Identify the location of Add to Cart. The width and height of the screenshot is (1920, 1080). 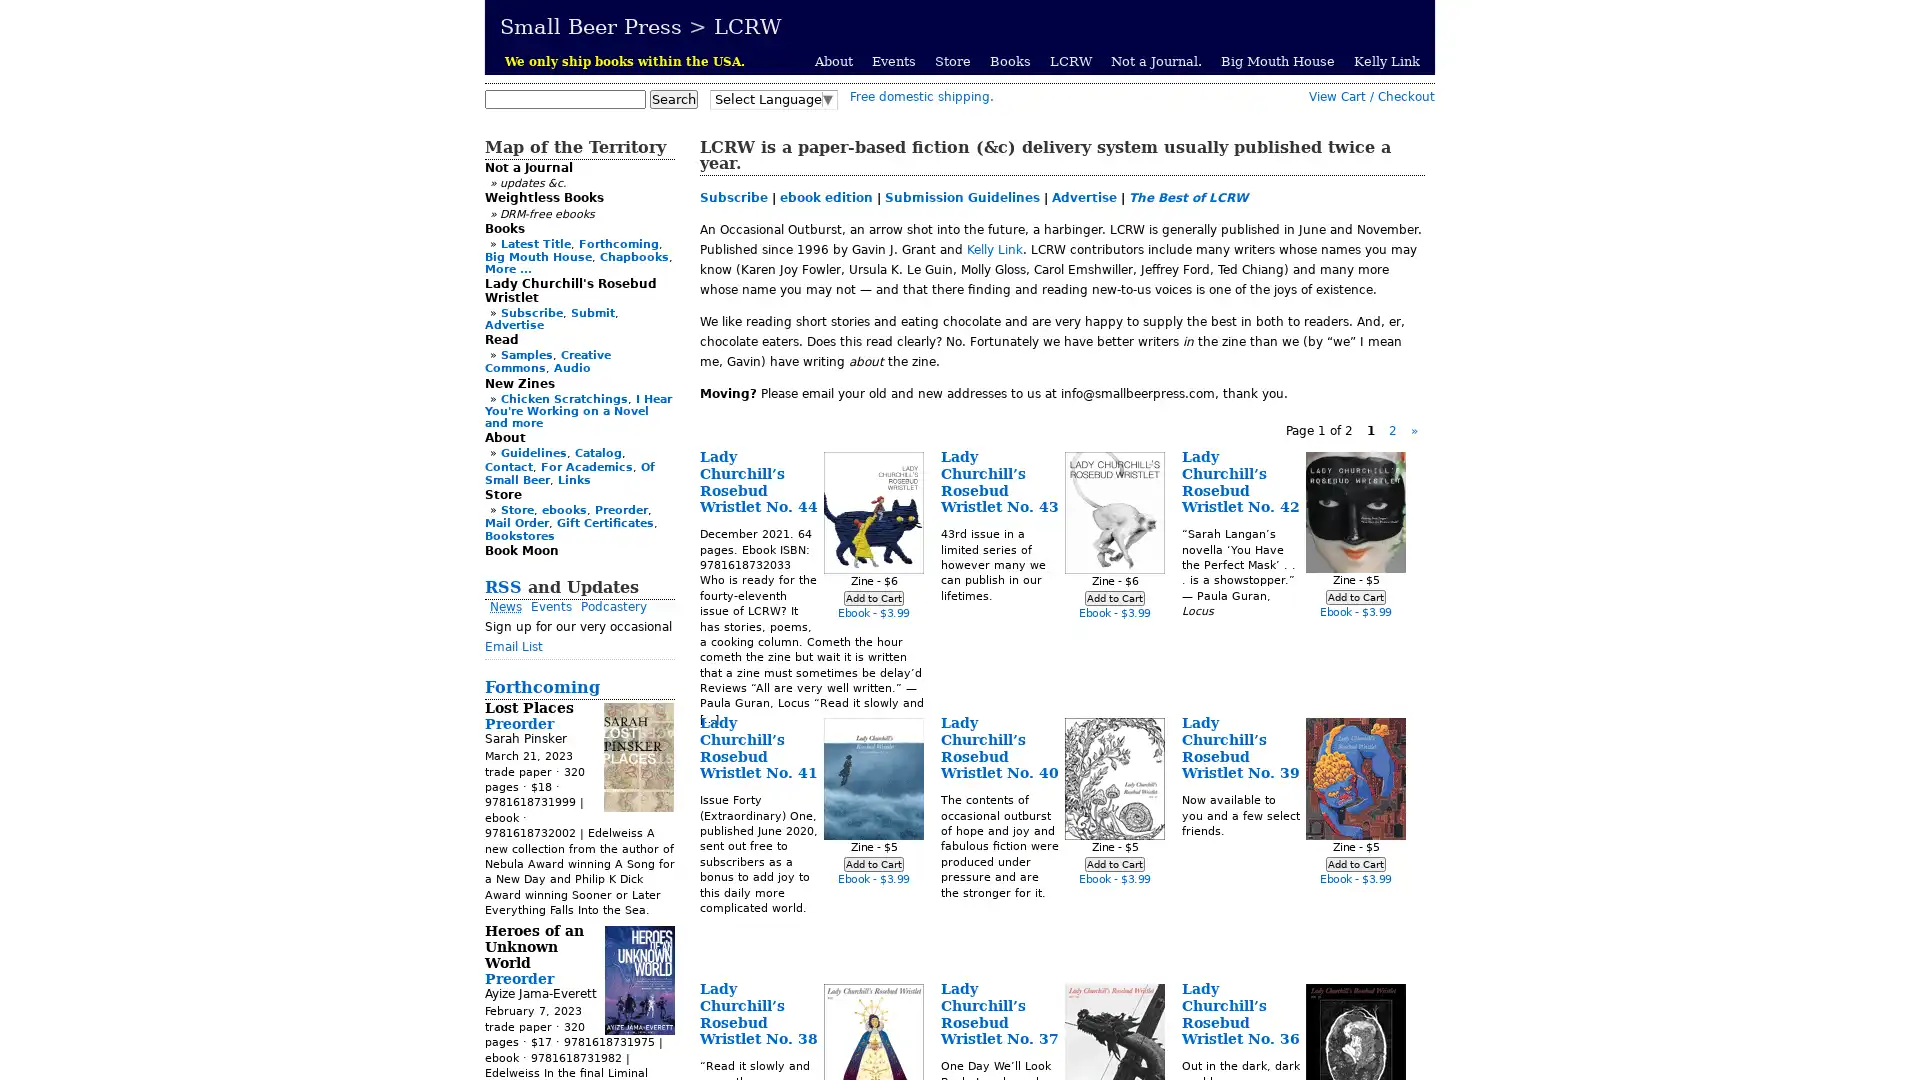
(1356, 596).